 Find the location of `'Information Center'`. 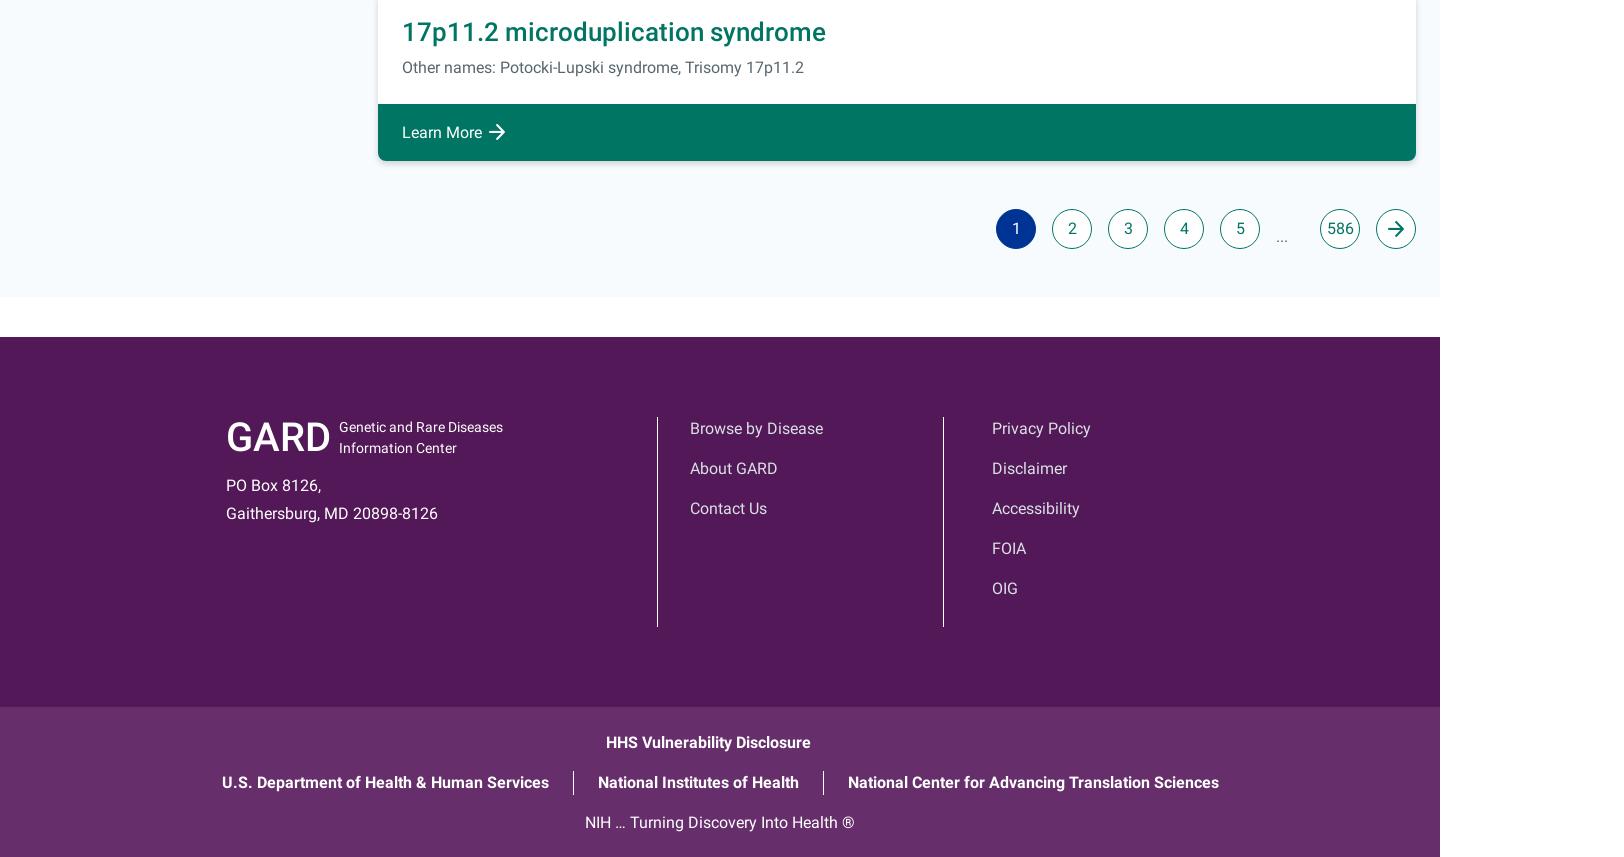

'Information Center' is located at coordinates (398, 446).